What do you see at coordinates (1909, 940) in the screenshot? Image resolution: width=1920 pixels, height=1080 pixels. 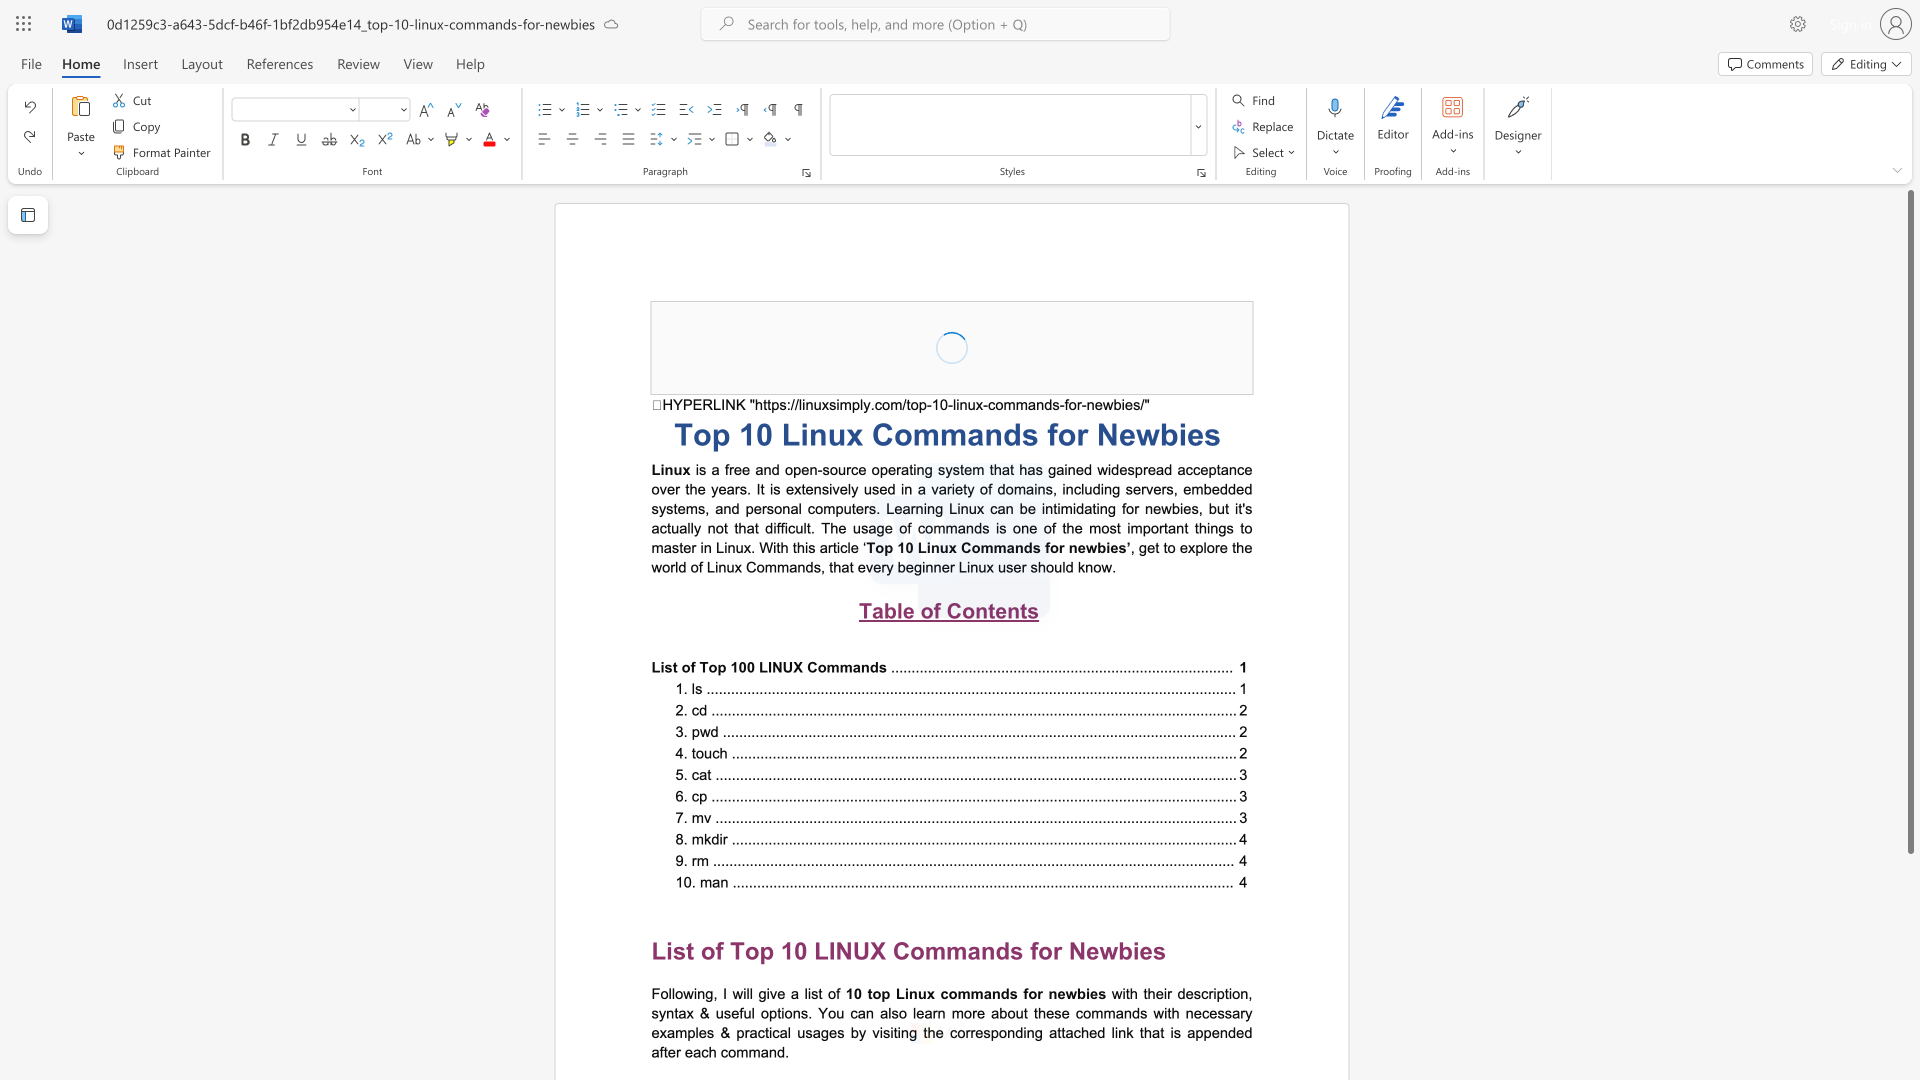 I see `the right-hand scrollbar to descend the page` at bounding box center [1909, 940].